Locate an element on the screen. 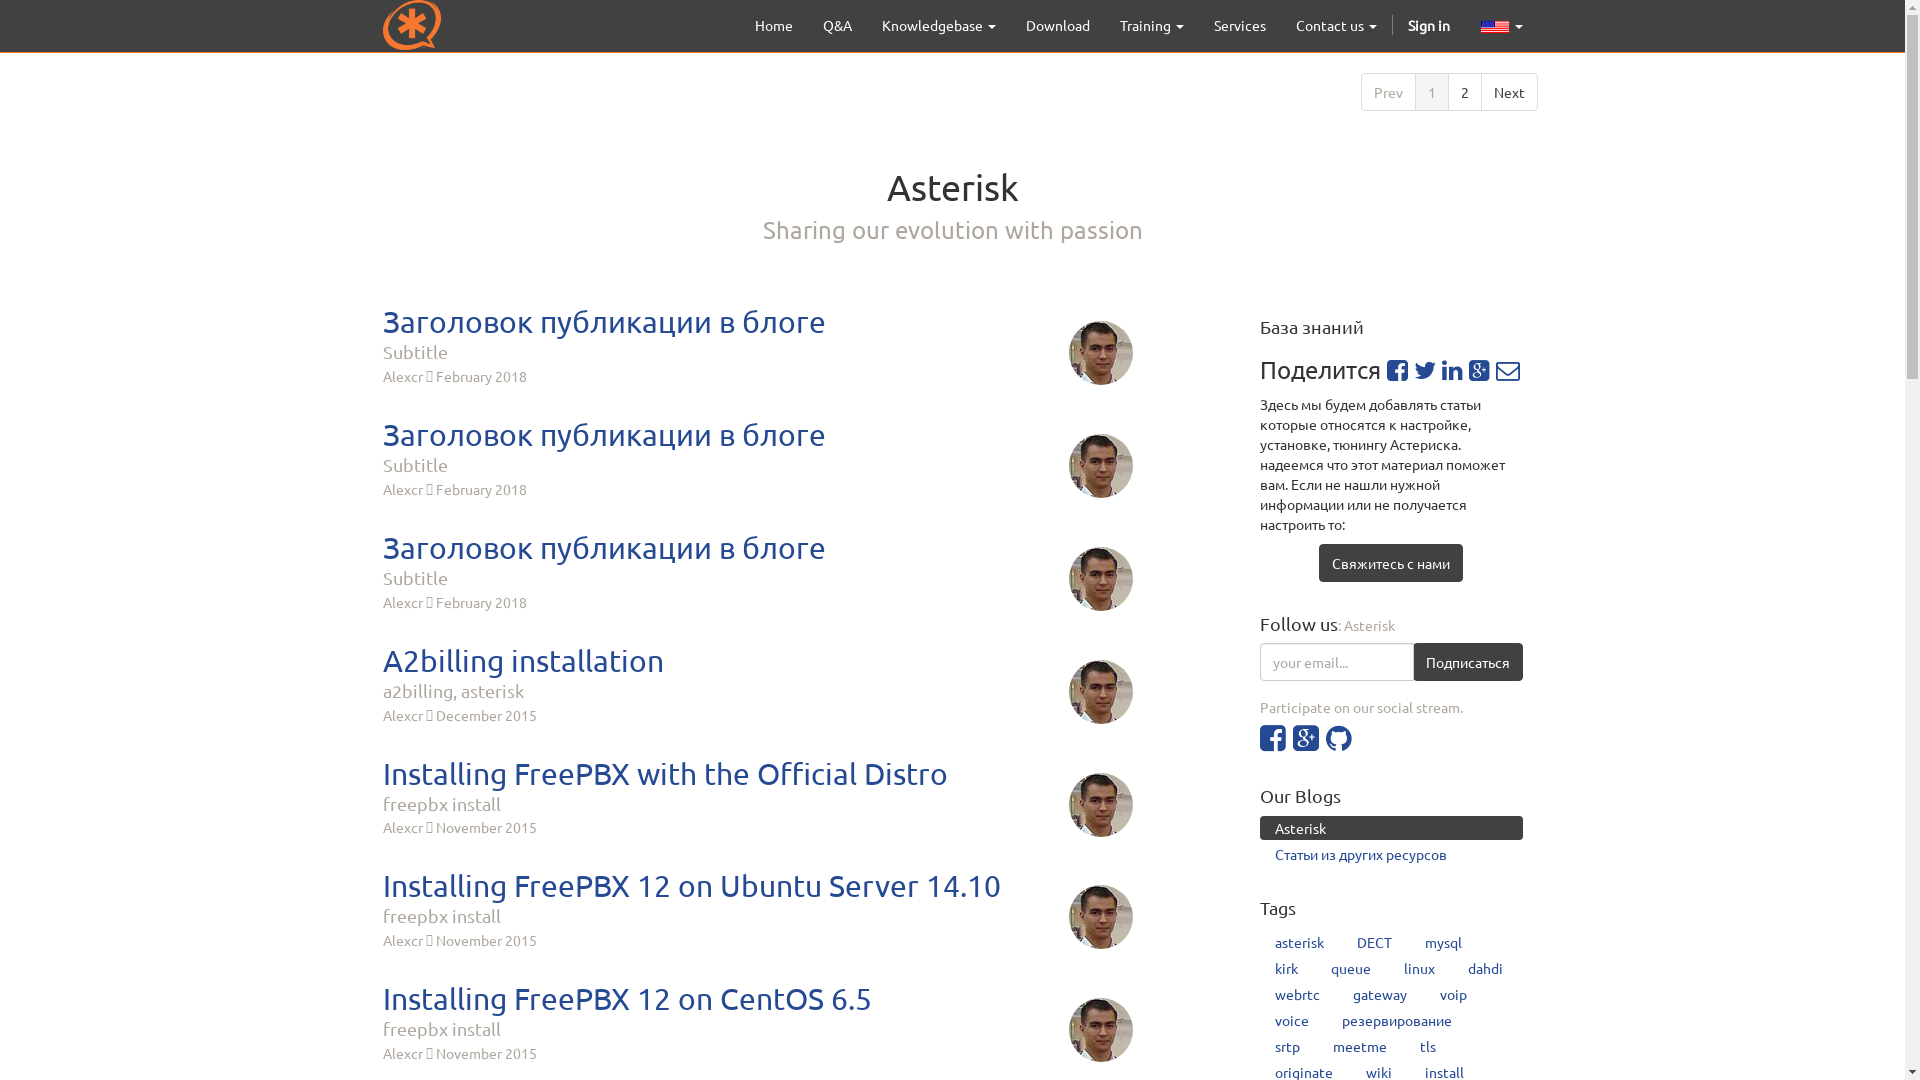  'DECT' is located at coordinates (1373, 941).